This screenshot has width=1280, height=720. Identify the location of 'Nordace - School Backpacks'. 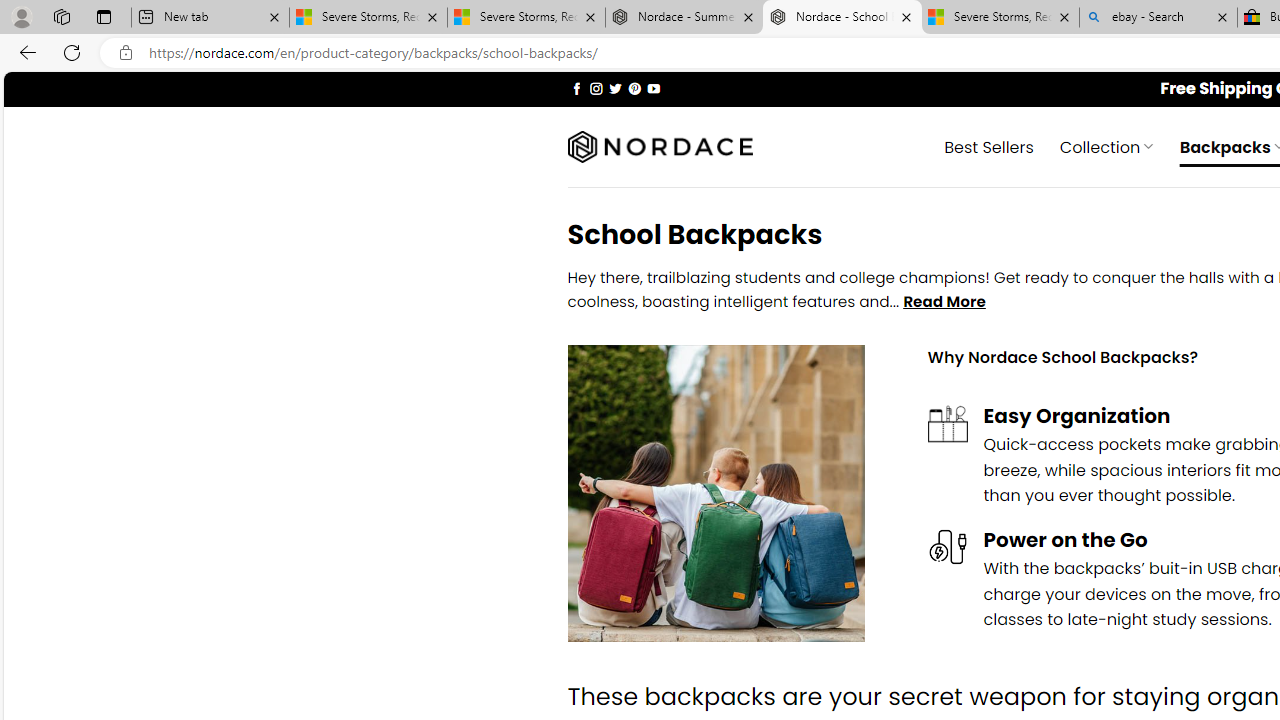
(842, 17).